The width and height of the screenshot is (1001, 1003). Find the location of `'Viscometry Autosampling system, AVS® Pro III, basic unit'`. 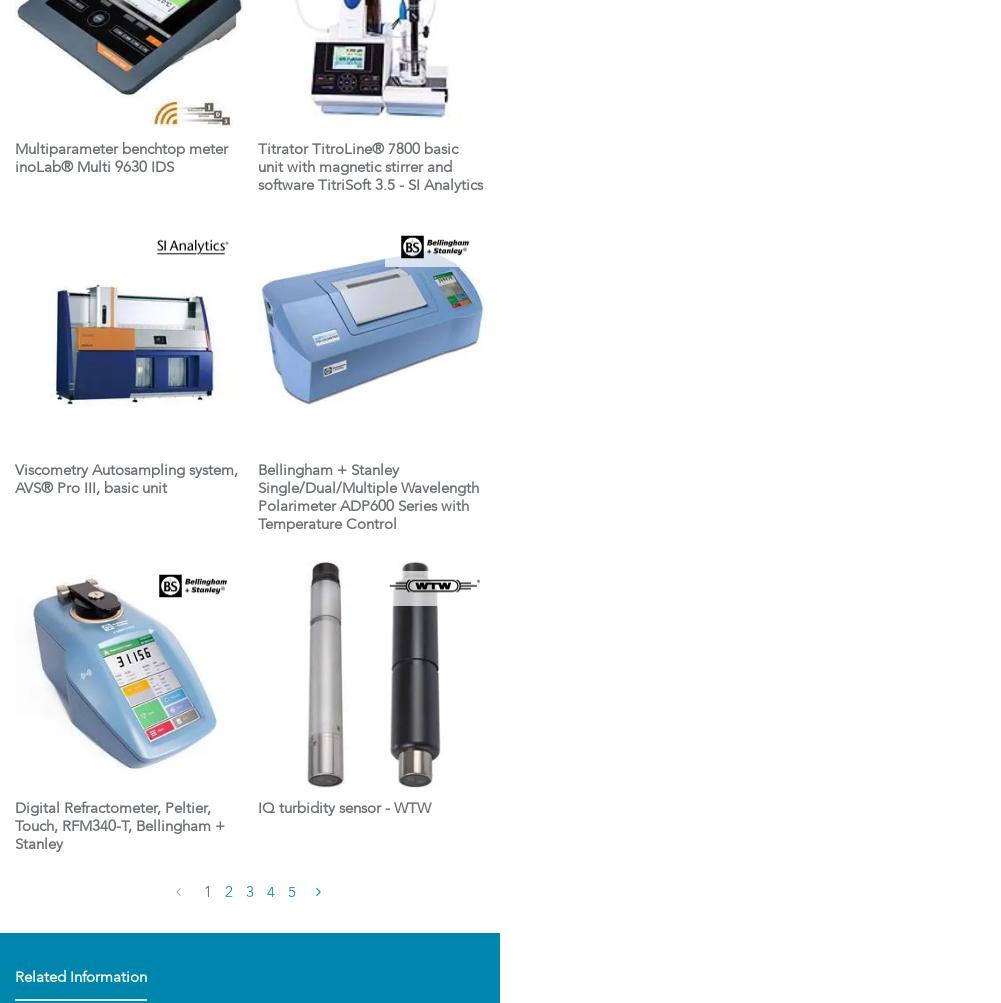

'Viscometry Autosampling system, AVS® Pro III, basic unit' is located at coordinates (125, 479).